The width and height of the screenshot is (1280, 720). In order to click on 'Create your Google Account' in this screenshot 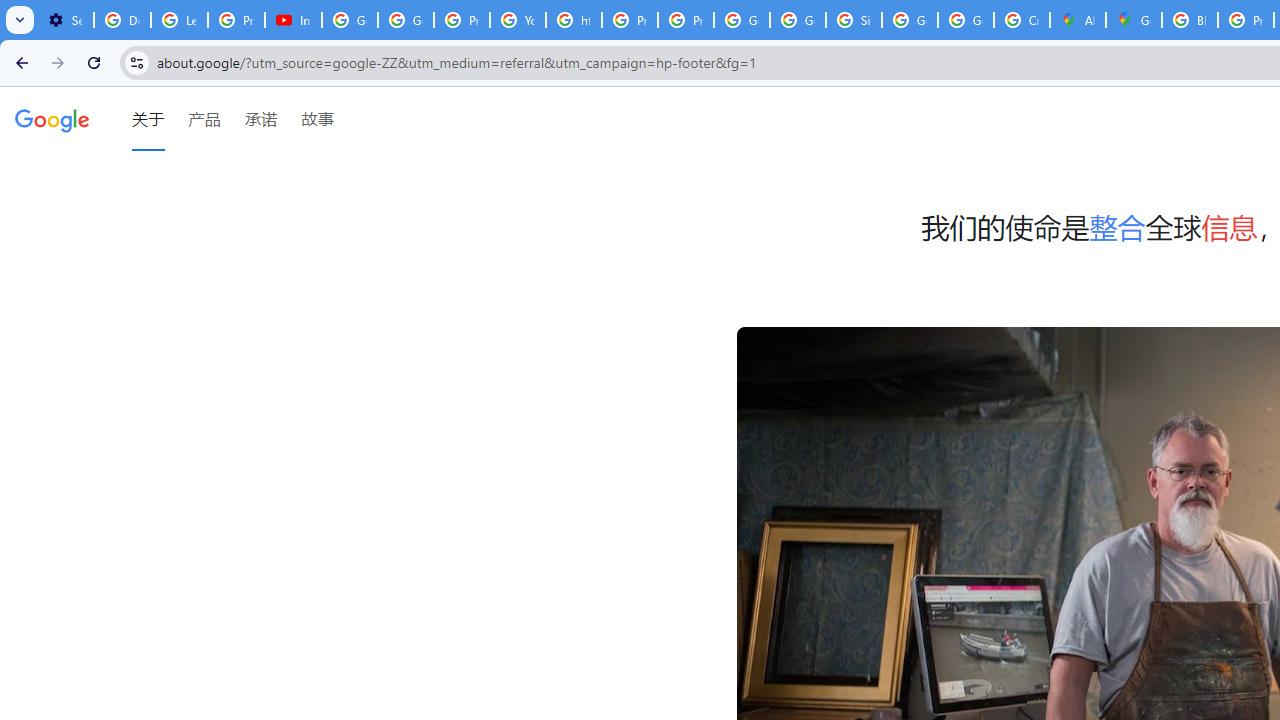, I will do `click(1022, 20)`.